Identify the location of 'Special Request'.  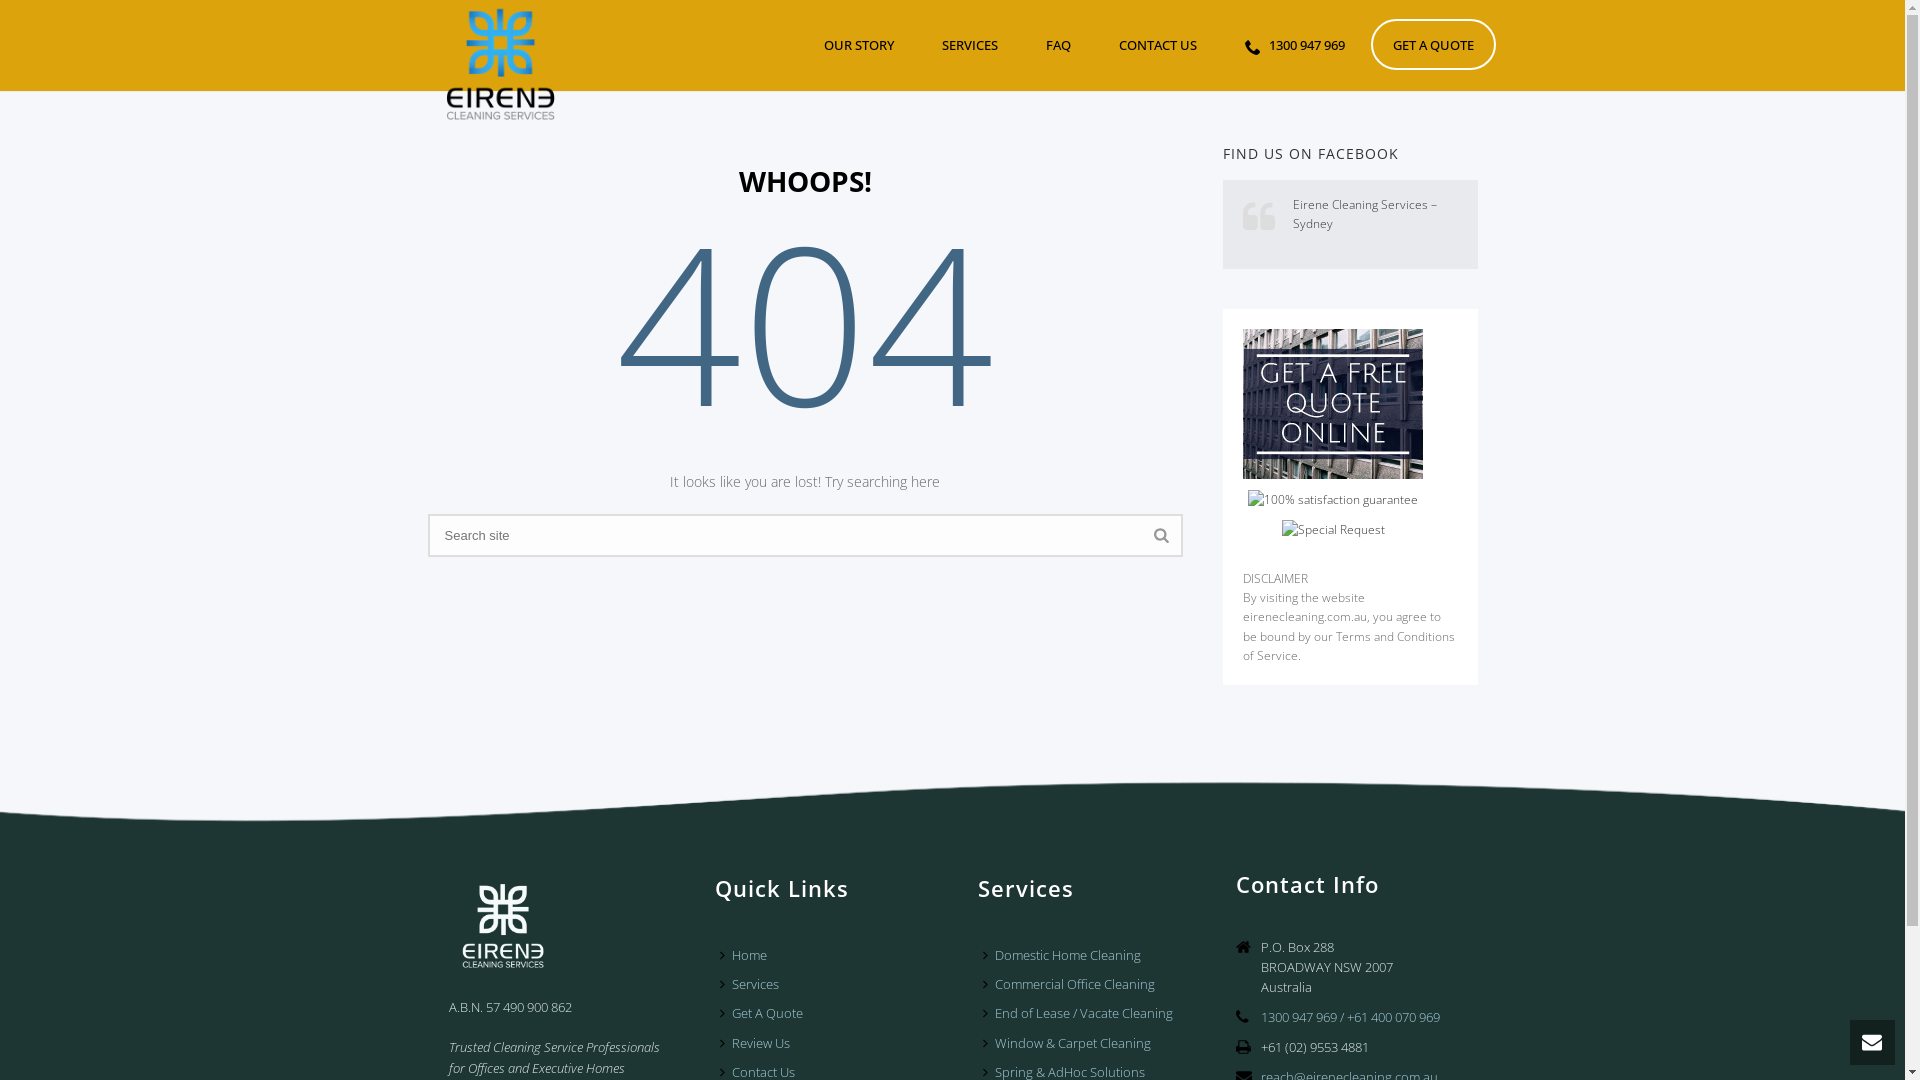
(1333, 528).